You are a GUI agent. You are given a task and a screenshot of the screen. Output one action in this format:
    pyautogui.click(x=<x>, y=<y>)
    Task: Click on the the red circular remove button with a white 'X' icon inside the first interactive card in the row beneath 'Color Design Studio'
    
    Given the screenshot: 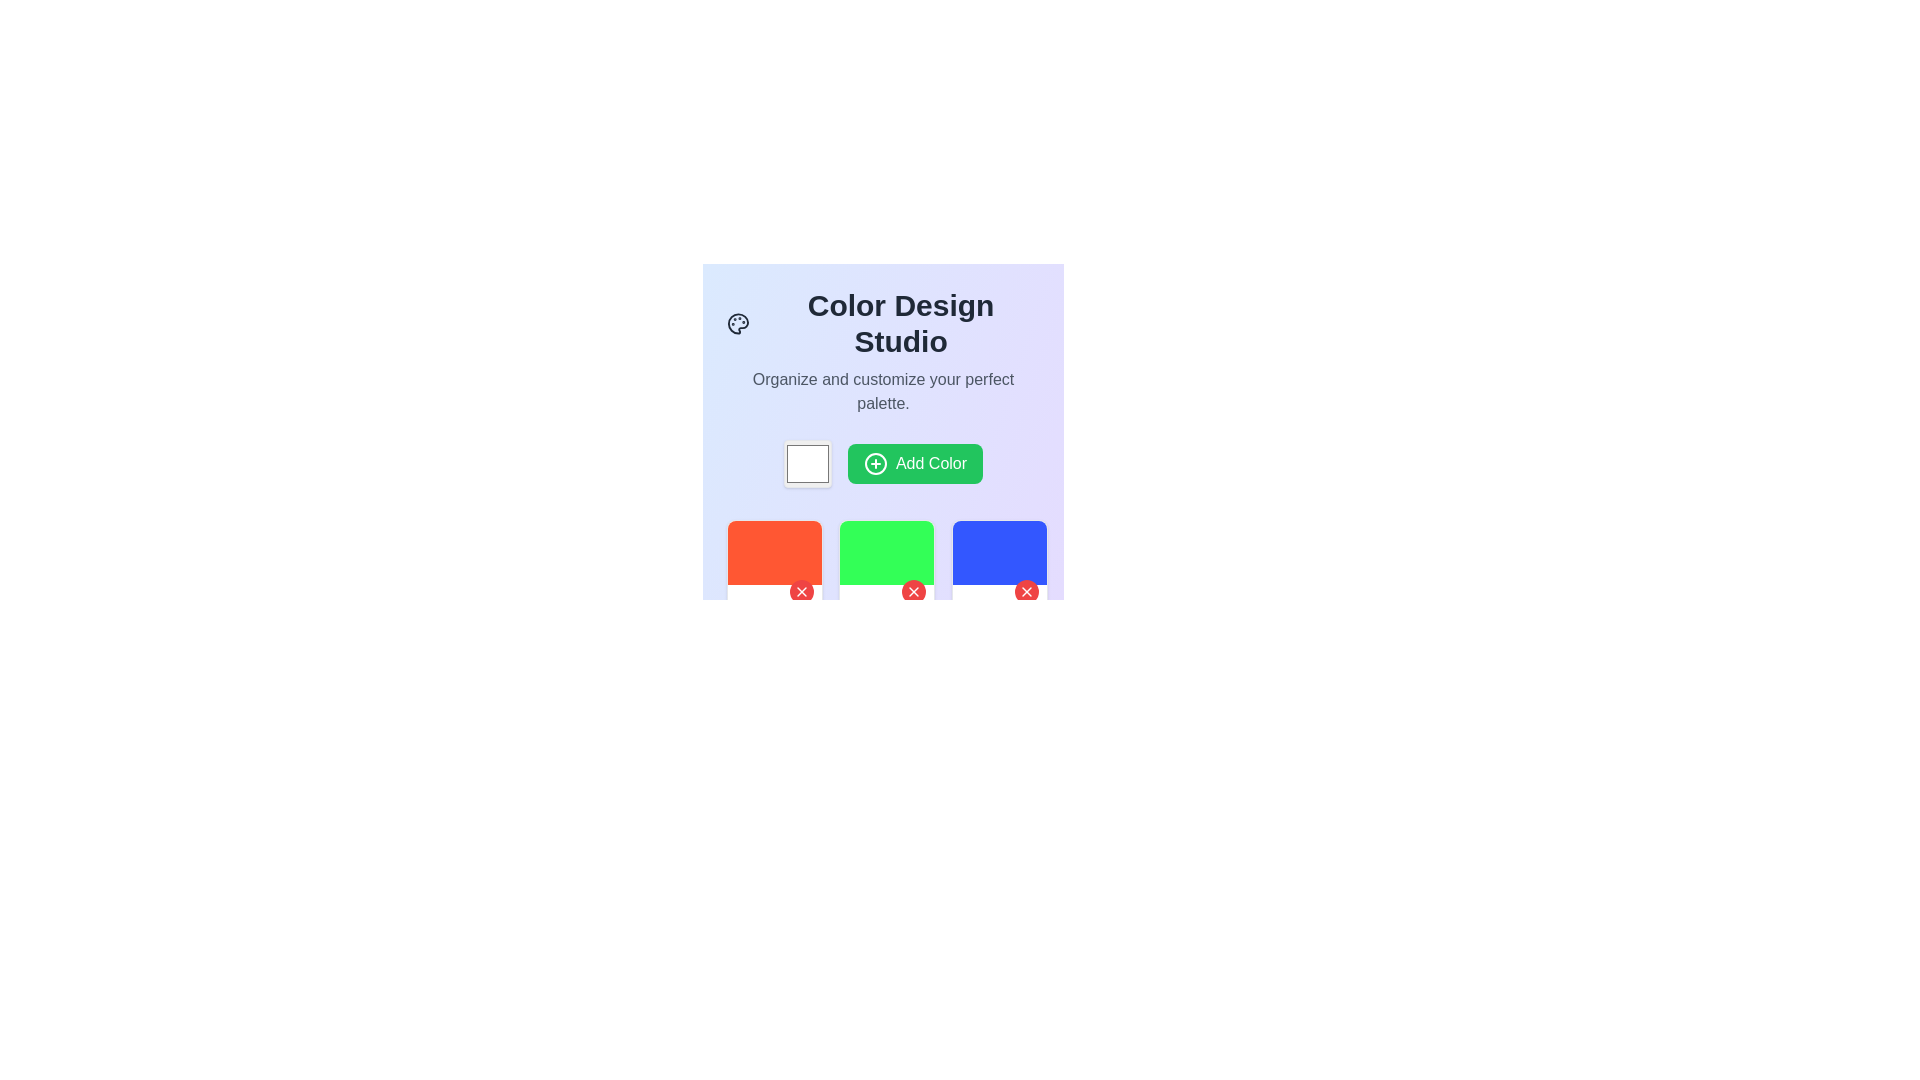 What is the action you would take?
    pyautogui.click(x=773, y=567)
    